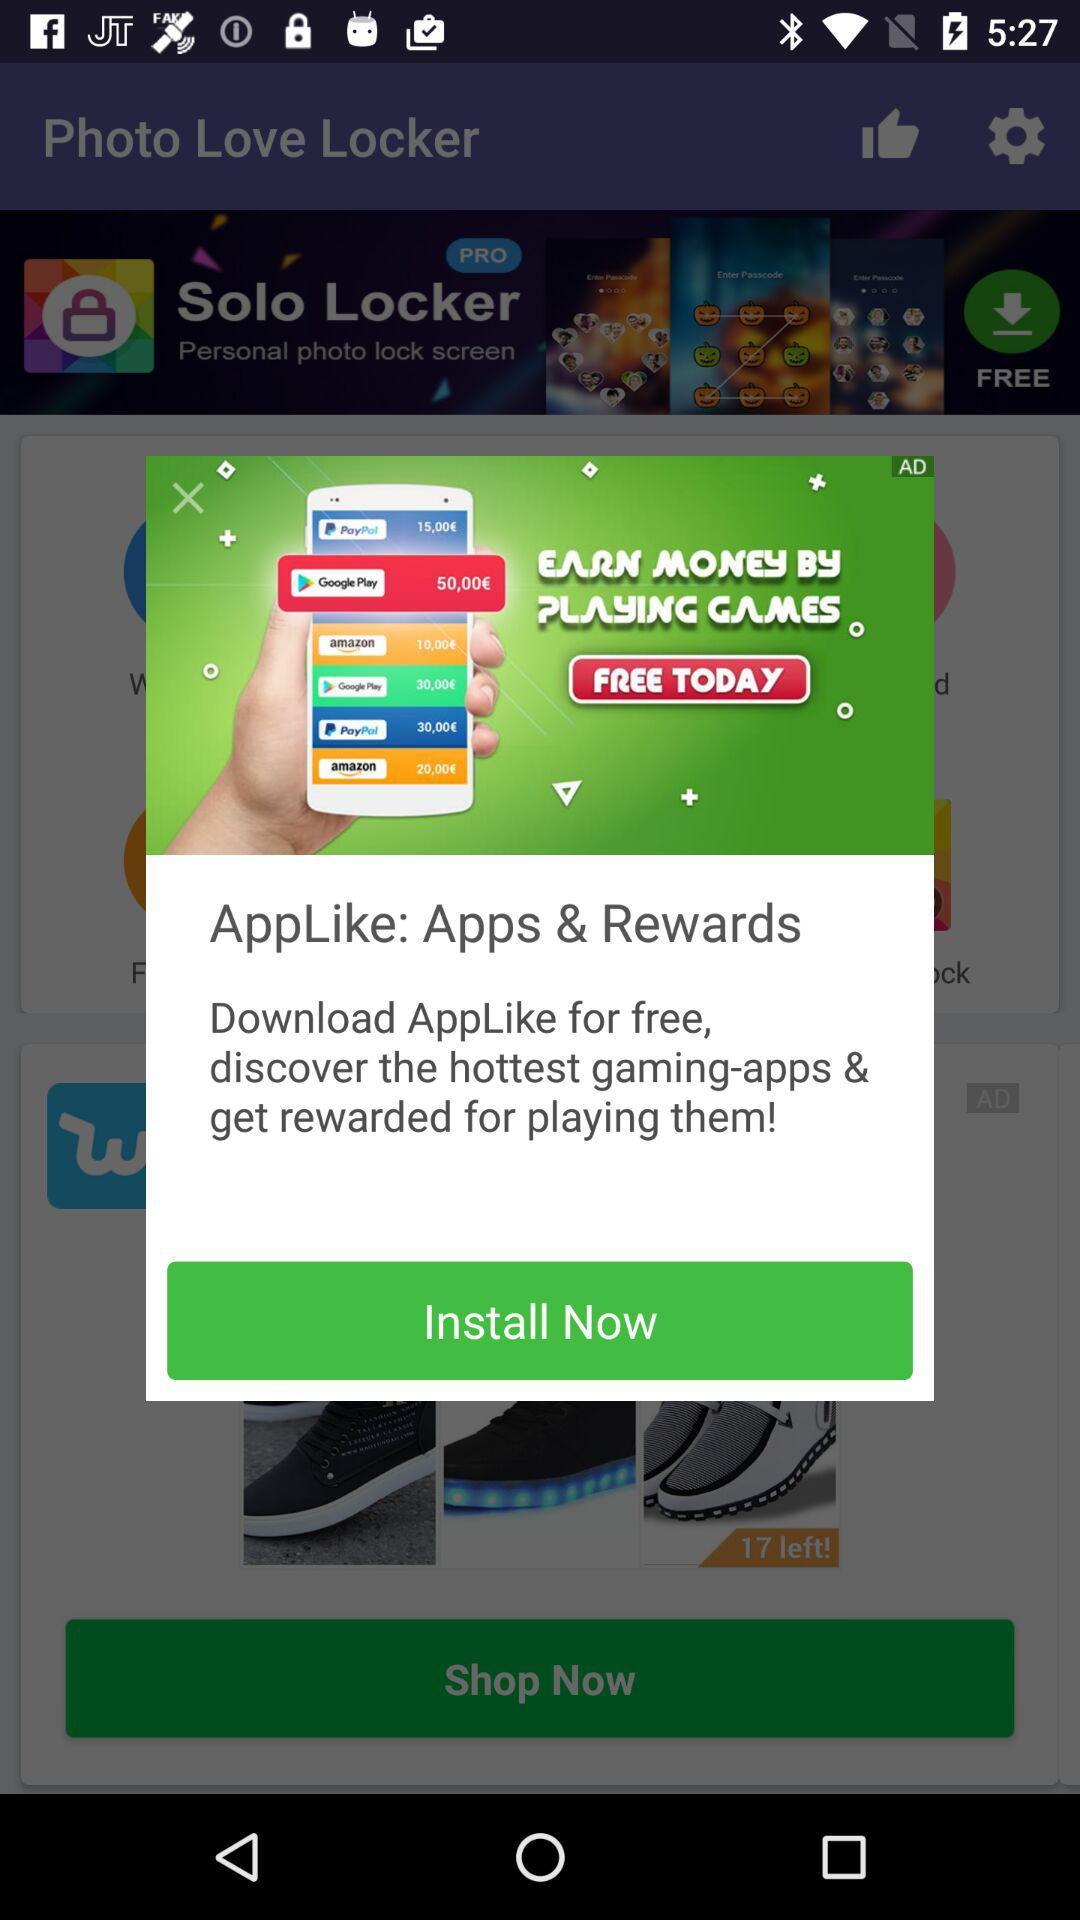  Describe the element at coordinates (540, 655) in the screenshot. I see `the advertisement` at that location.